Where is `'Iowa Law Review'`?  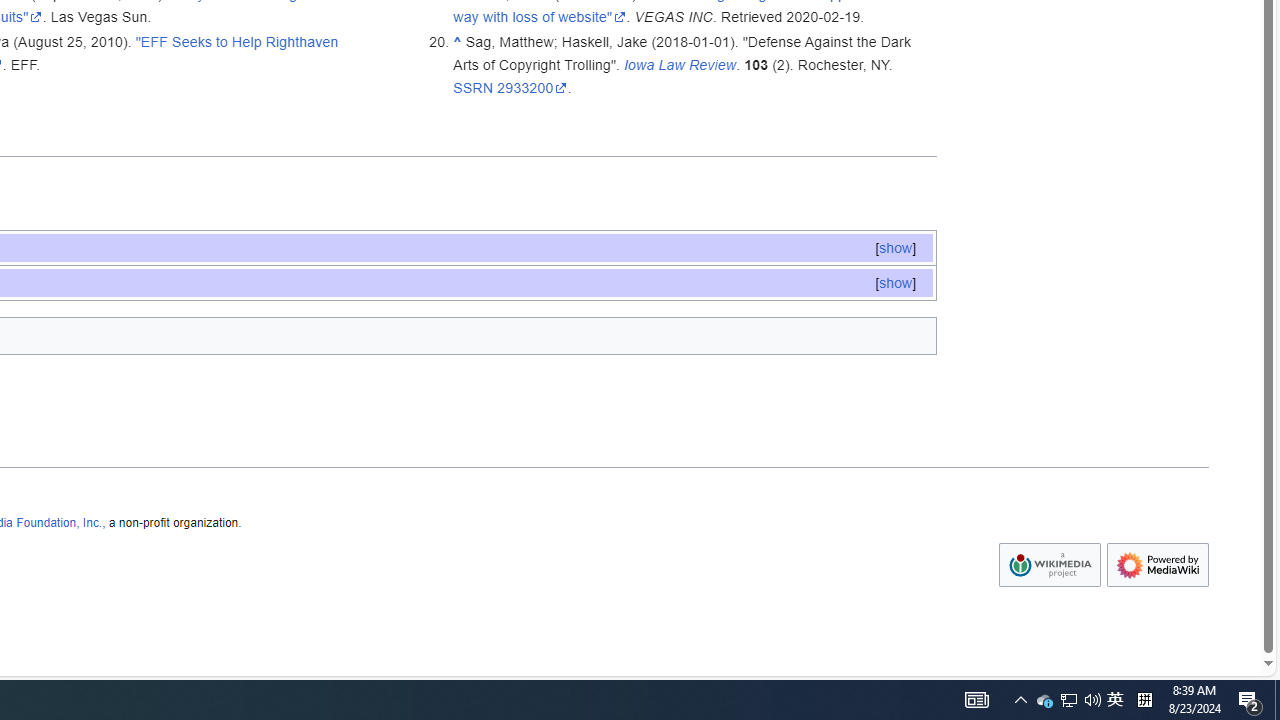 'Iowa Law Review' is located at coordinates (680, 63).